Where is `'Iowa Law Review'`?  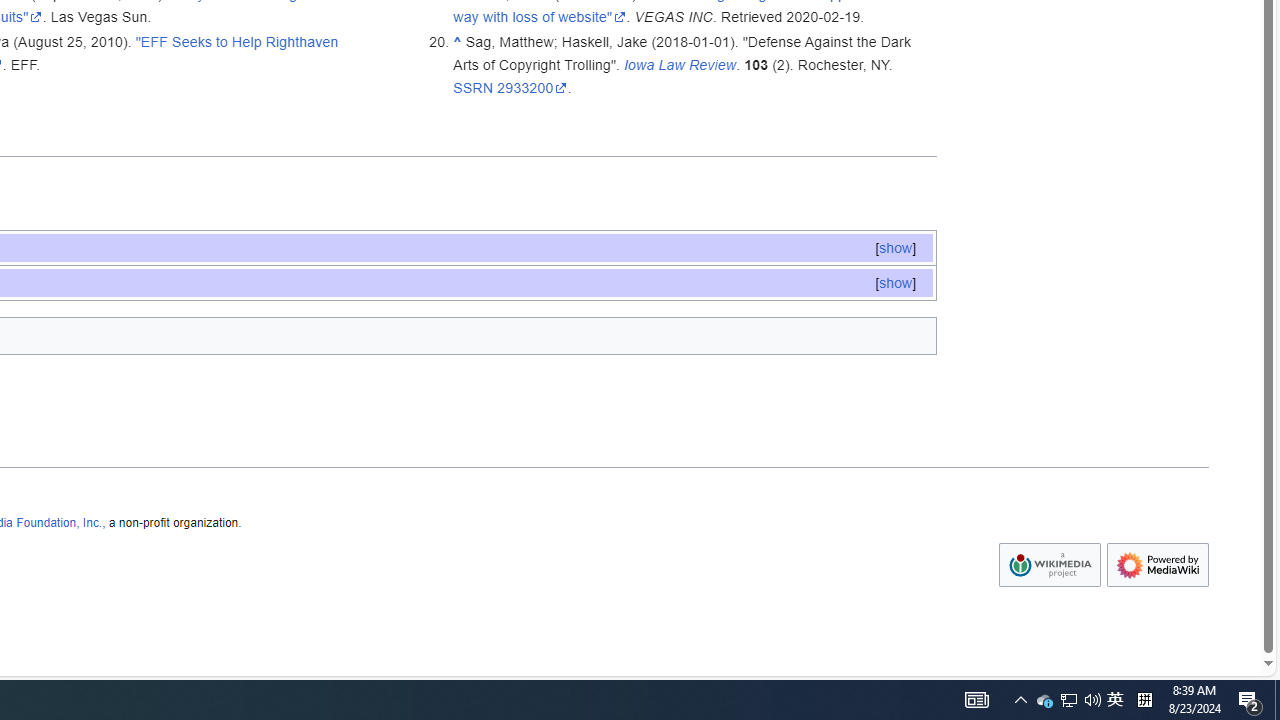 'Iowa Law Review' is located at coordinates (680, 63).